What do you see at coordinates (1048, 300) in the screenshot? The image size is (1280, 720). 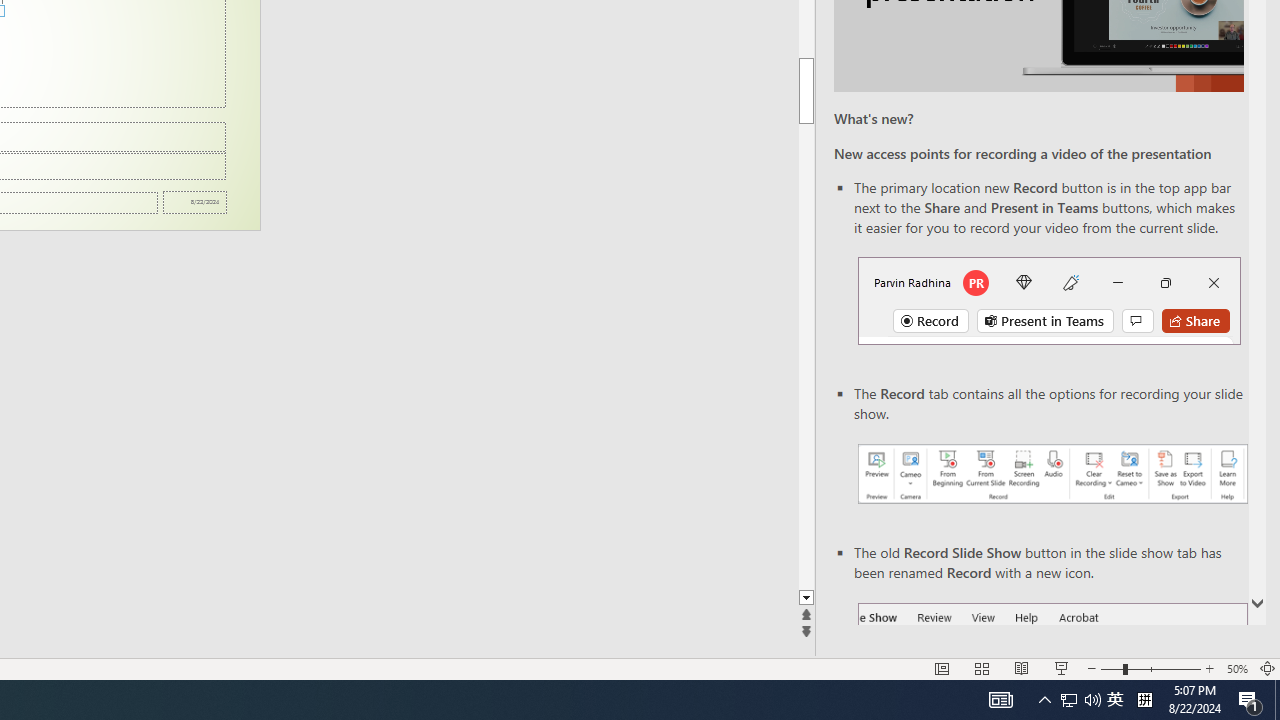 I see `'Record button in top bar'` at bounding box center [1048, 300].